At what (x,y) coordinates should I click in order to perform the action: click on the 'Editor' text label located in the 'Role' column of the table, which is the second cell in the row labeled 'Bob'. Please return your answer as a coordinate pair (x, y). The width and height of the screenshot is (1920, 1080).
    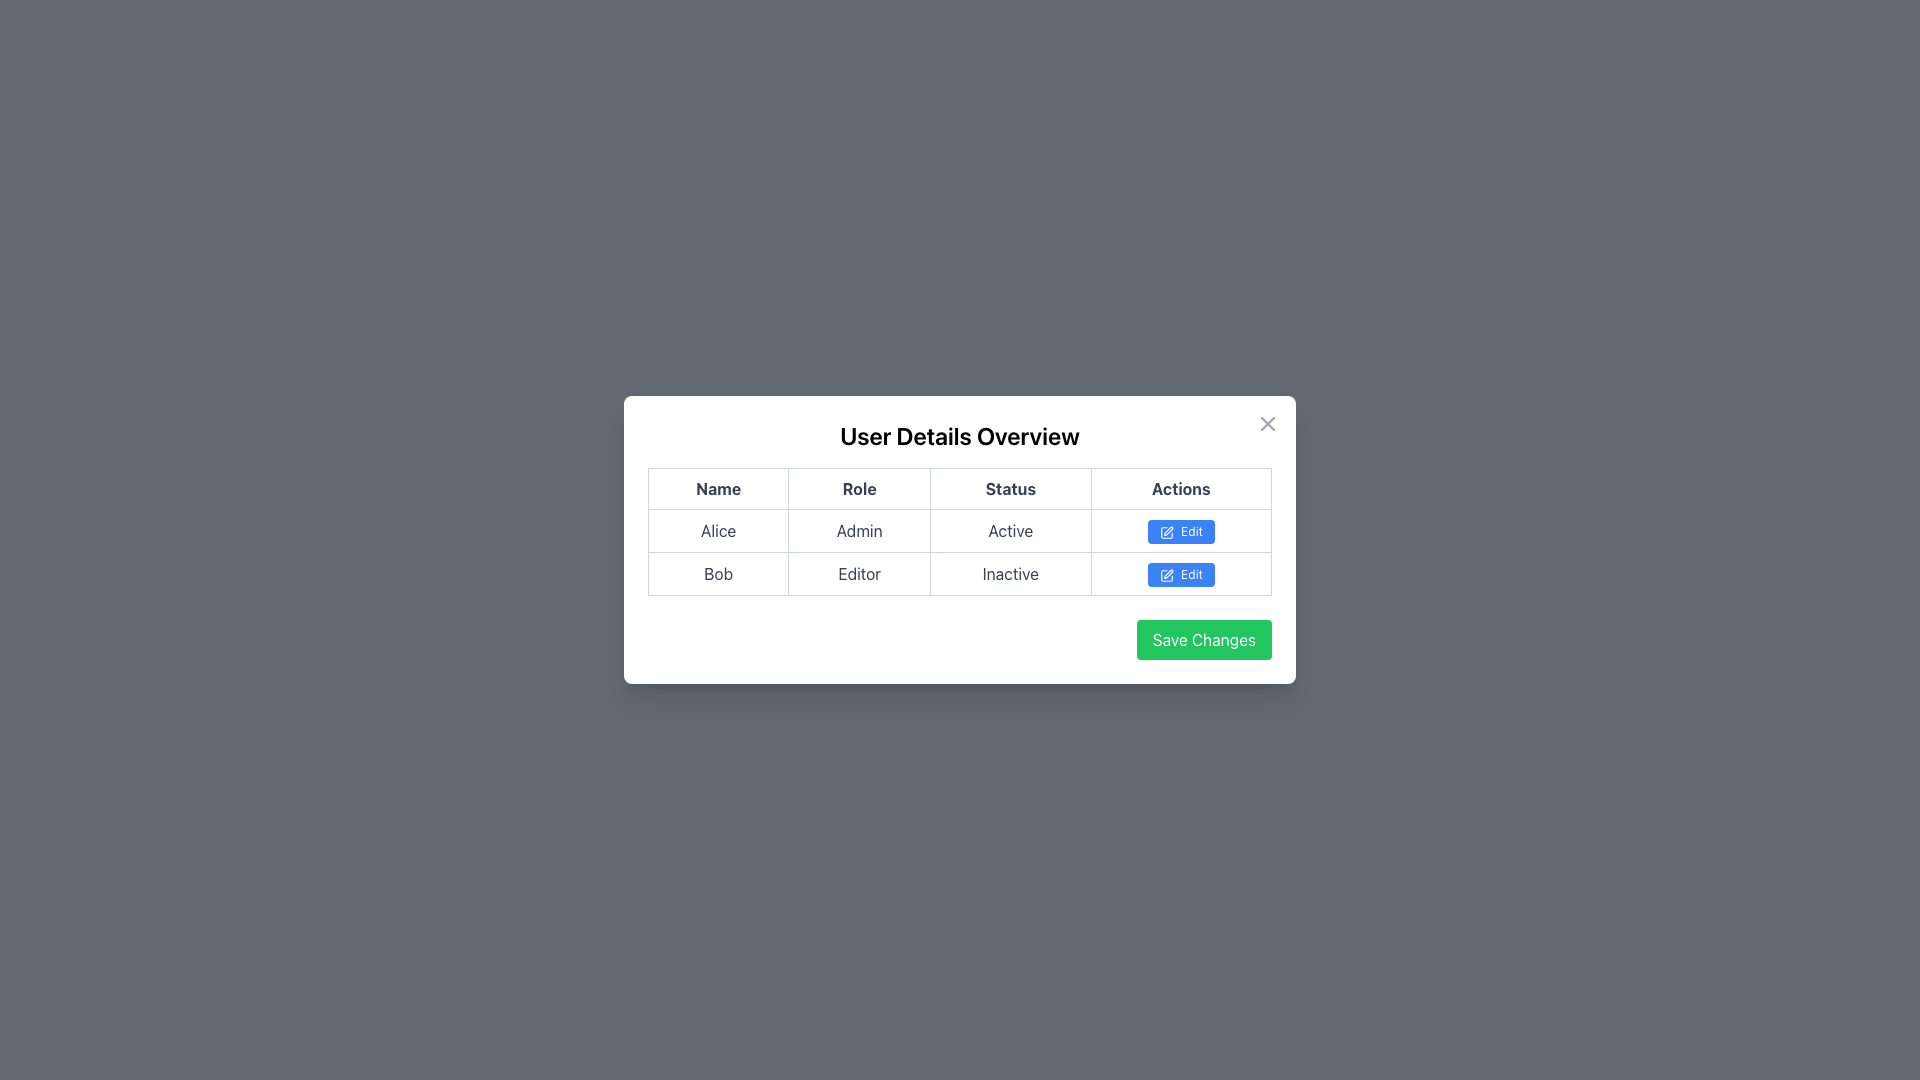
    Looking at the image, I should click on (859, 574).